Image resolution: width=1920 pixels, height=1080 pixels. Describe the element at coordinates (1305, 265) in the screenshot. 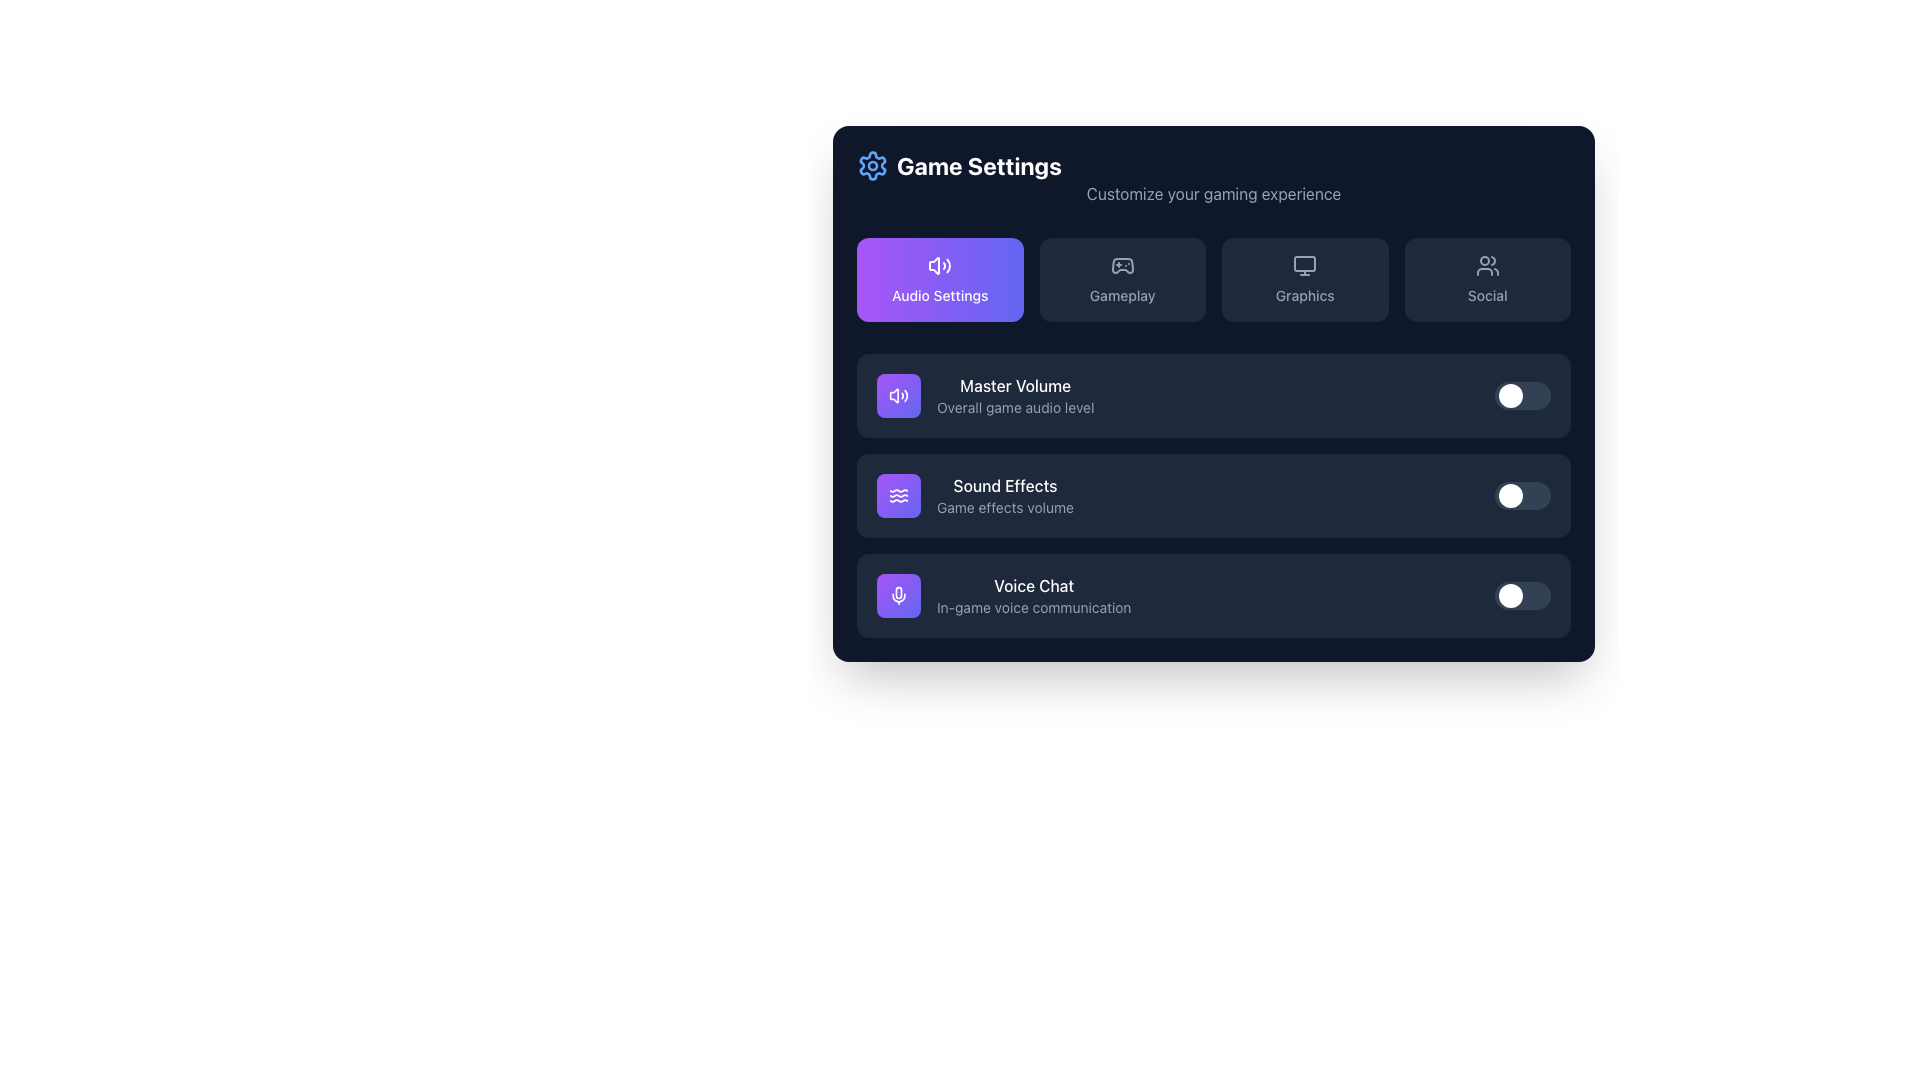

I see `the SVG icon representing the 'Graphics' section within the settings menu, located in the top right corner between 'Gameplay' and 'Social'` at that location.